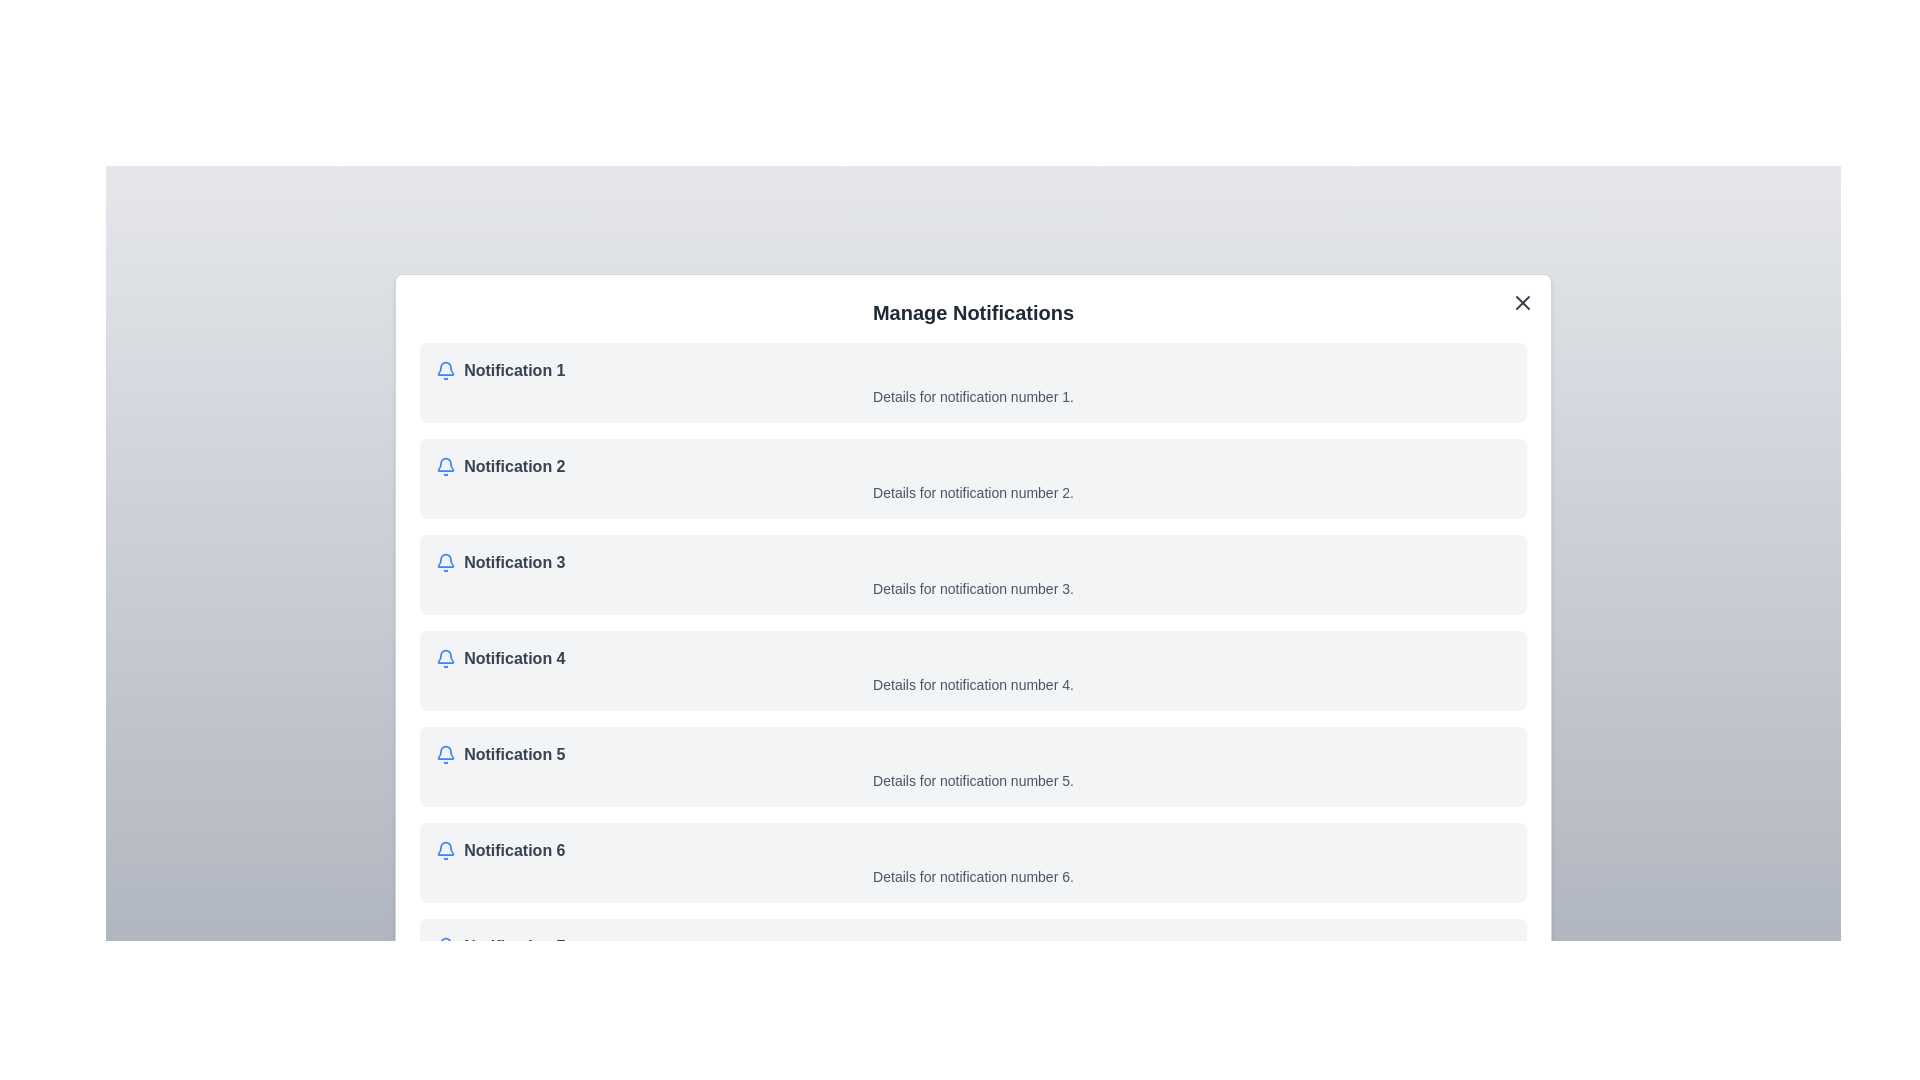  Describe the element at coordinates (1521, 303) in the screenshot. I see `close button located at the top-right corner of the dialog to close the notification management dialog` at that location.